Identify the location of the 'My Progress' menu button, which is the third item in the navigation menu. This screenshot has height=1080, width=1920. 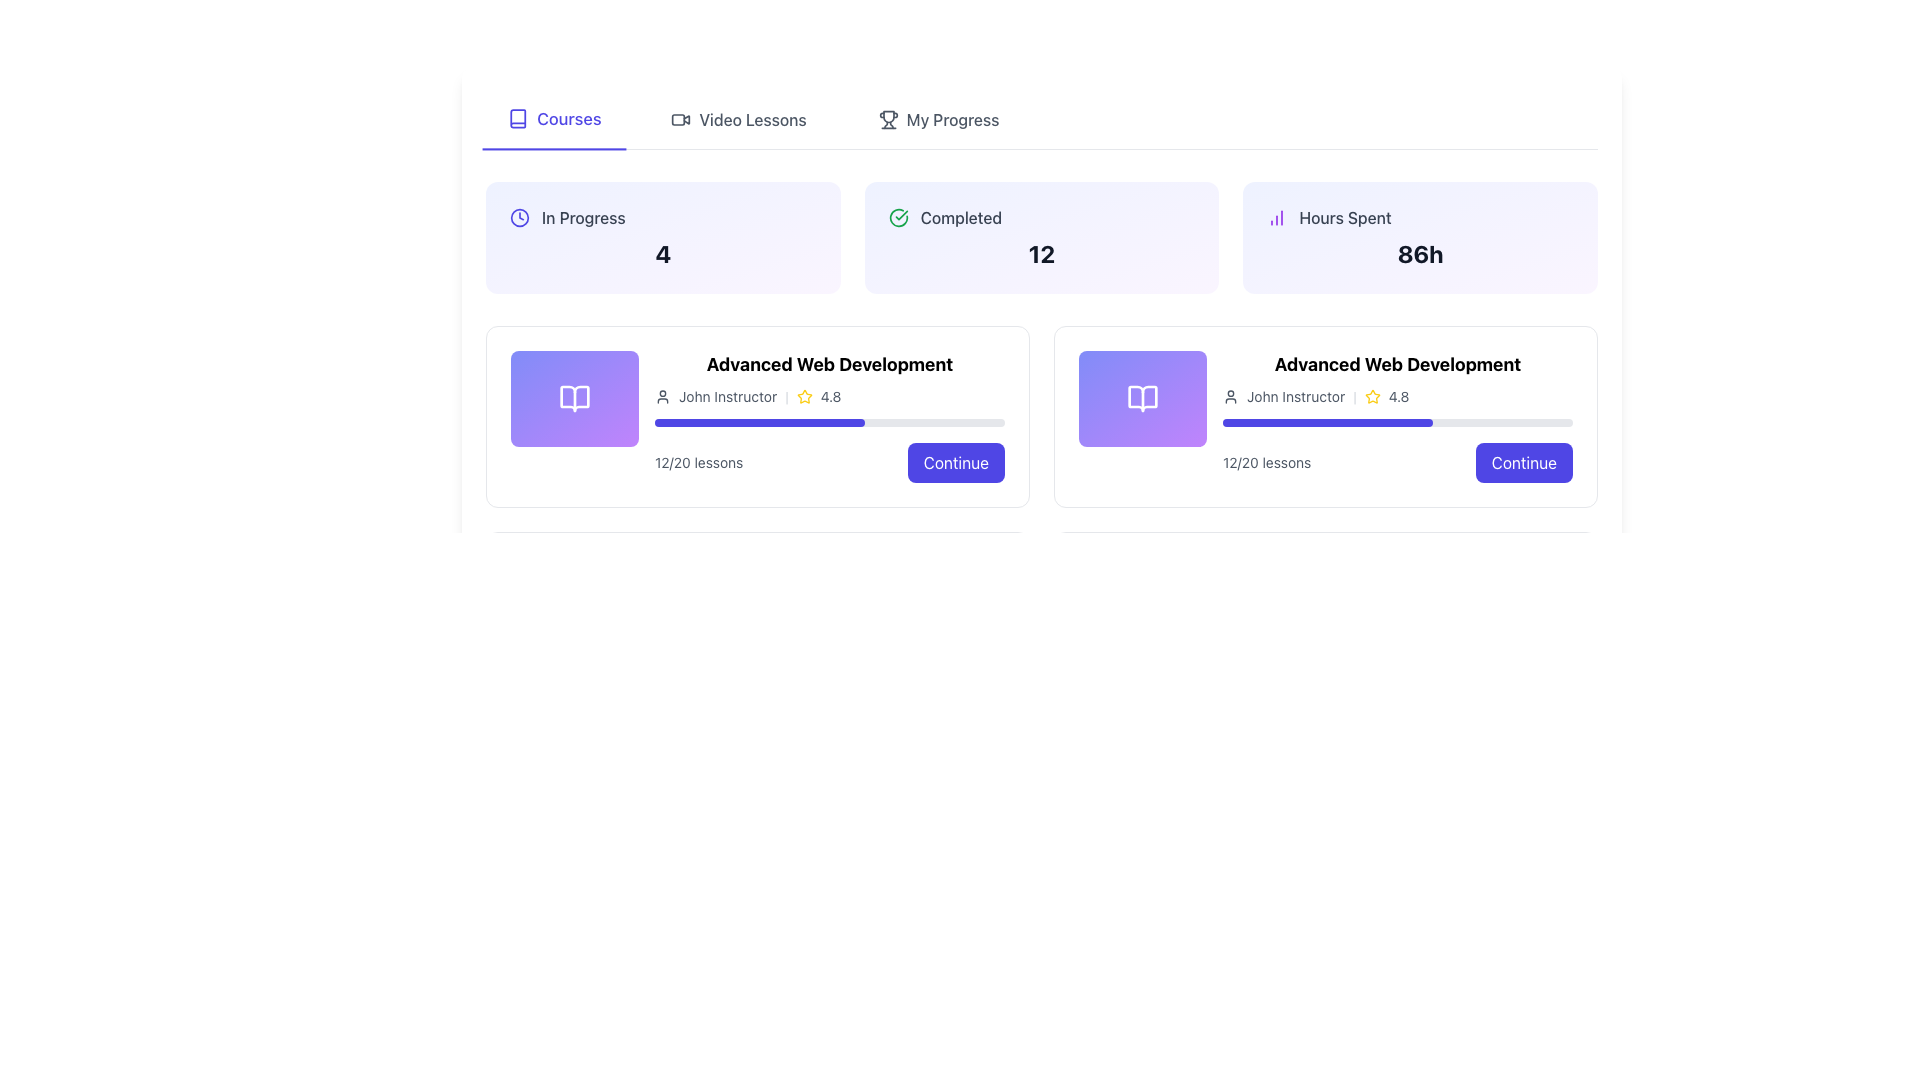
(938, 119).